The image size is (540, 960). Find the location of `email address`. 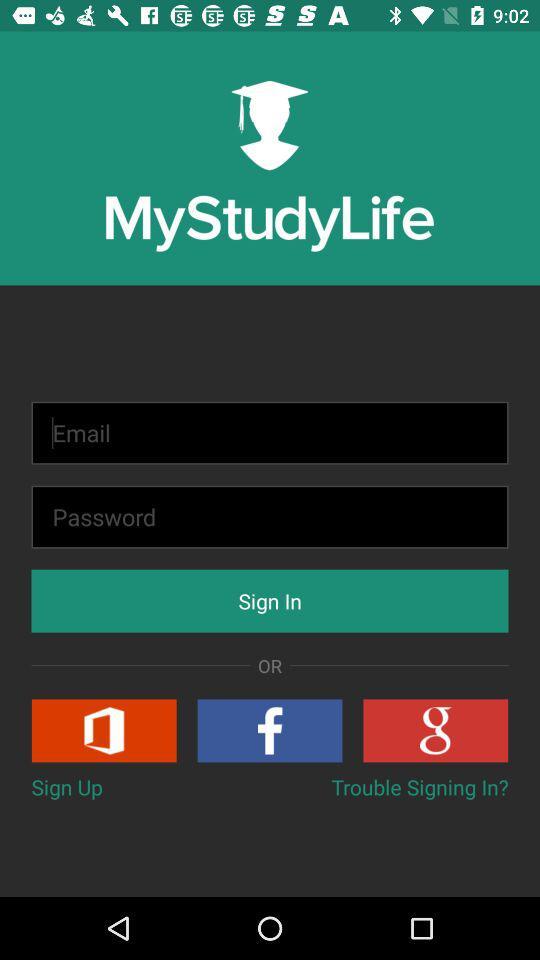

email address is located at coordinates (270, 433).